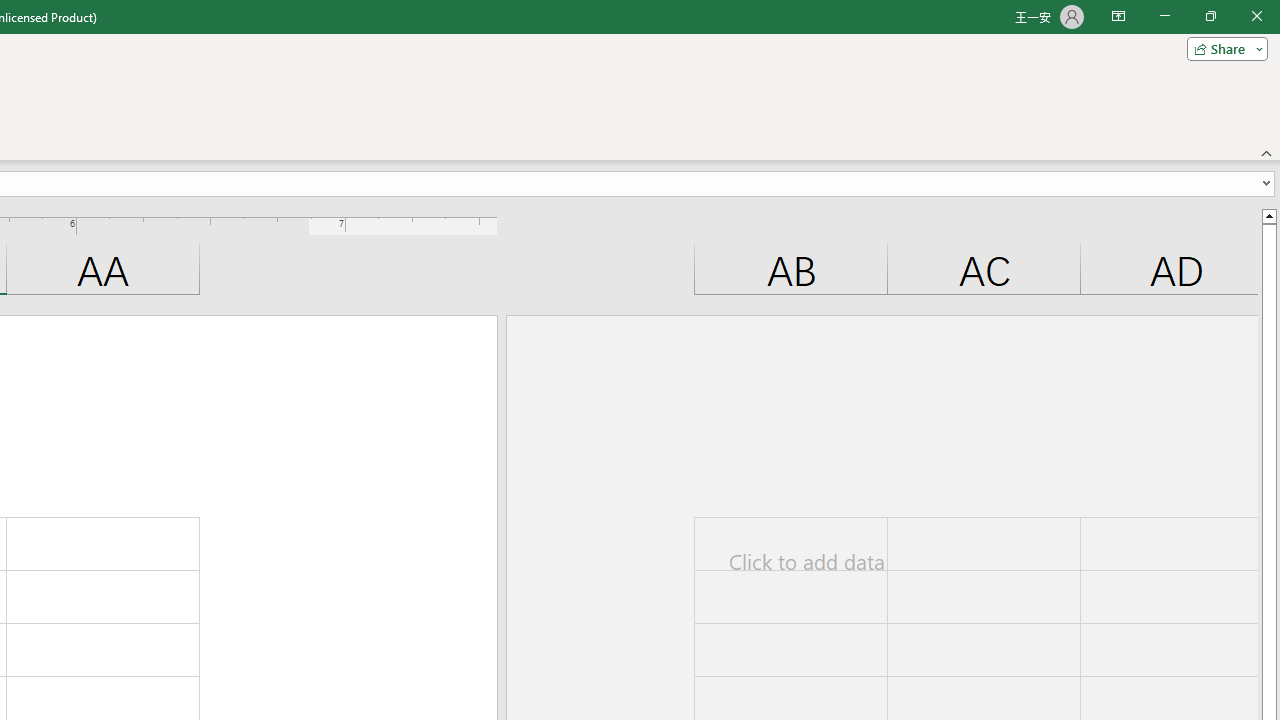 The height and width of the screenshot is (720, 1280). Describe the element at coordinates (1255, 16) in the screenshot. I see `'Close'` at that location.